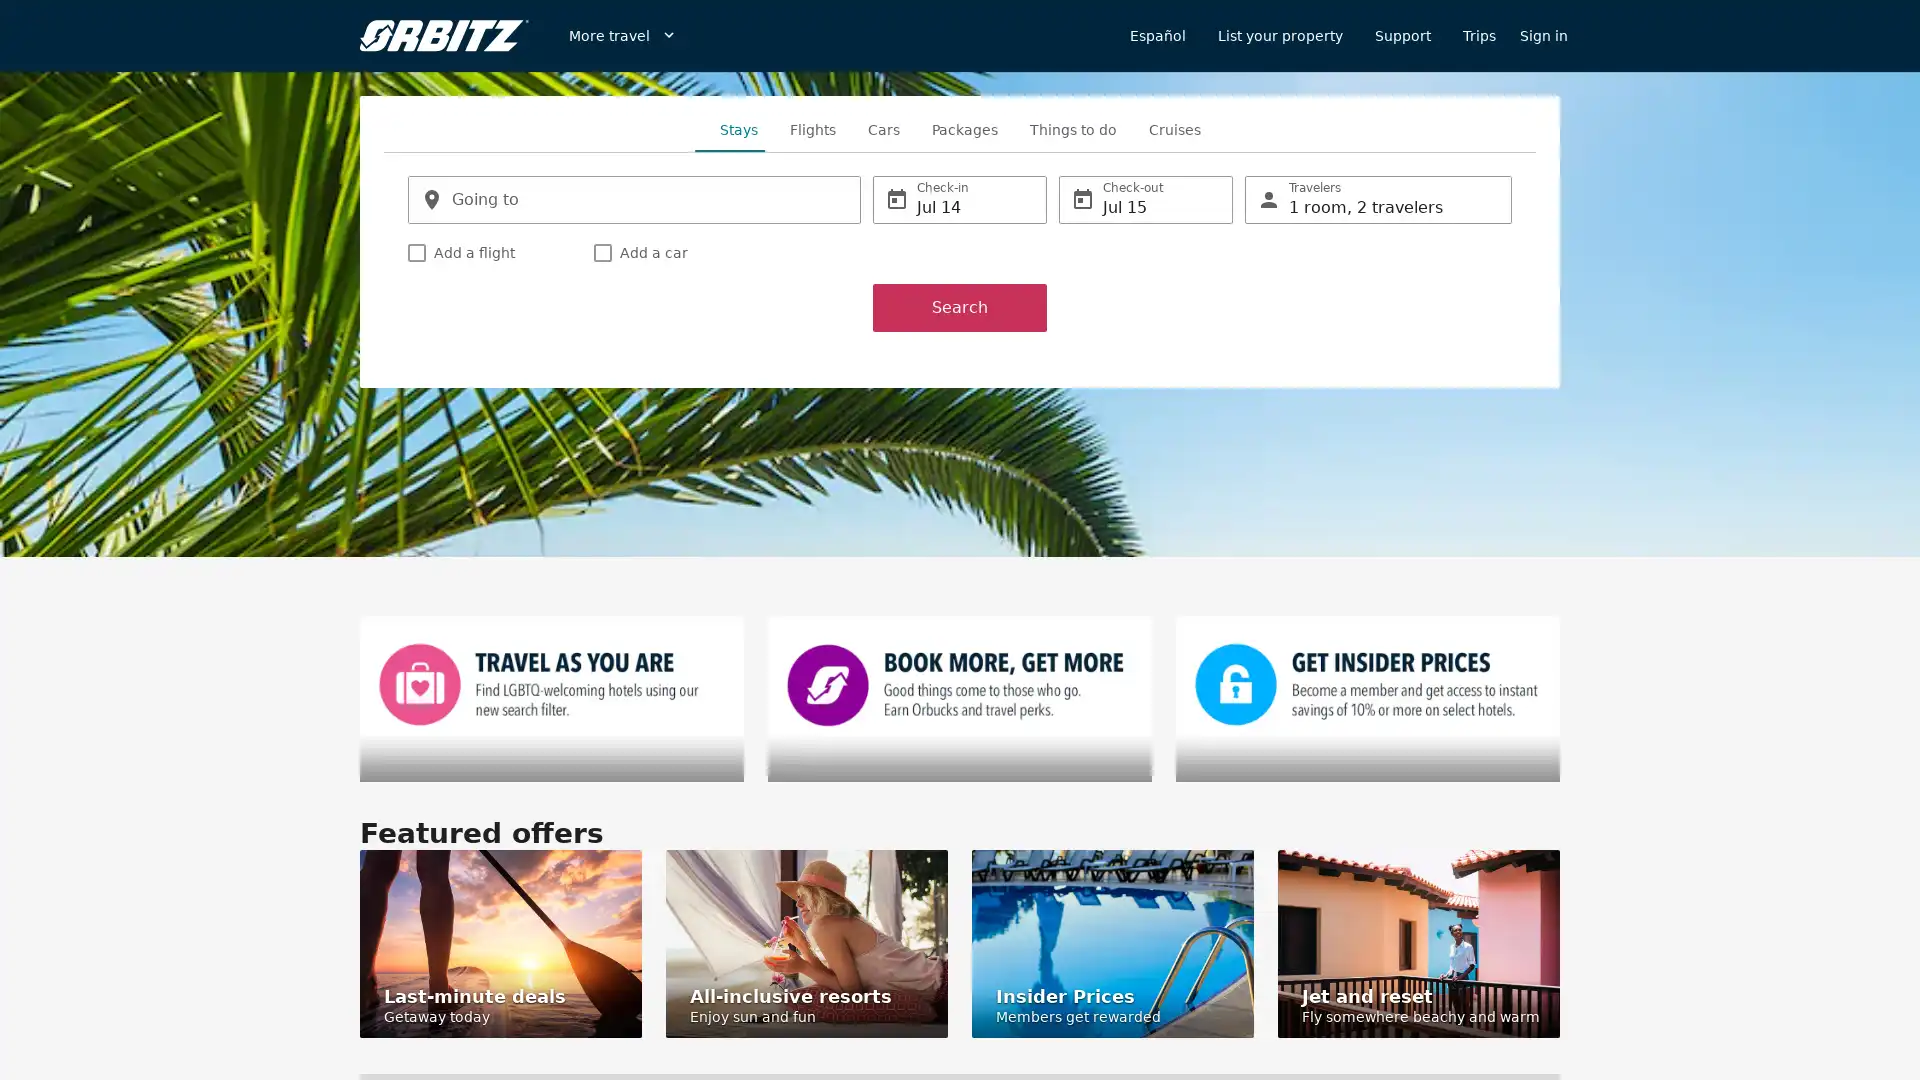  Describe the element at coordinates (960, 200) in the screenshot. I see `Check-in July 14, 2022` at that location.